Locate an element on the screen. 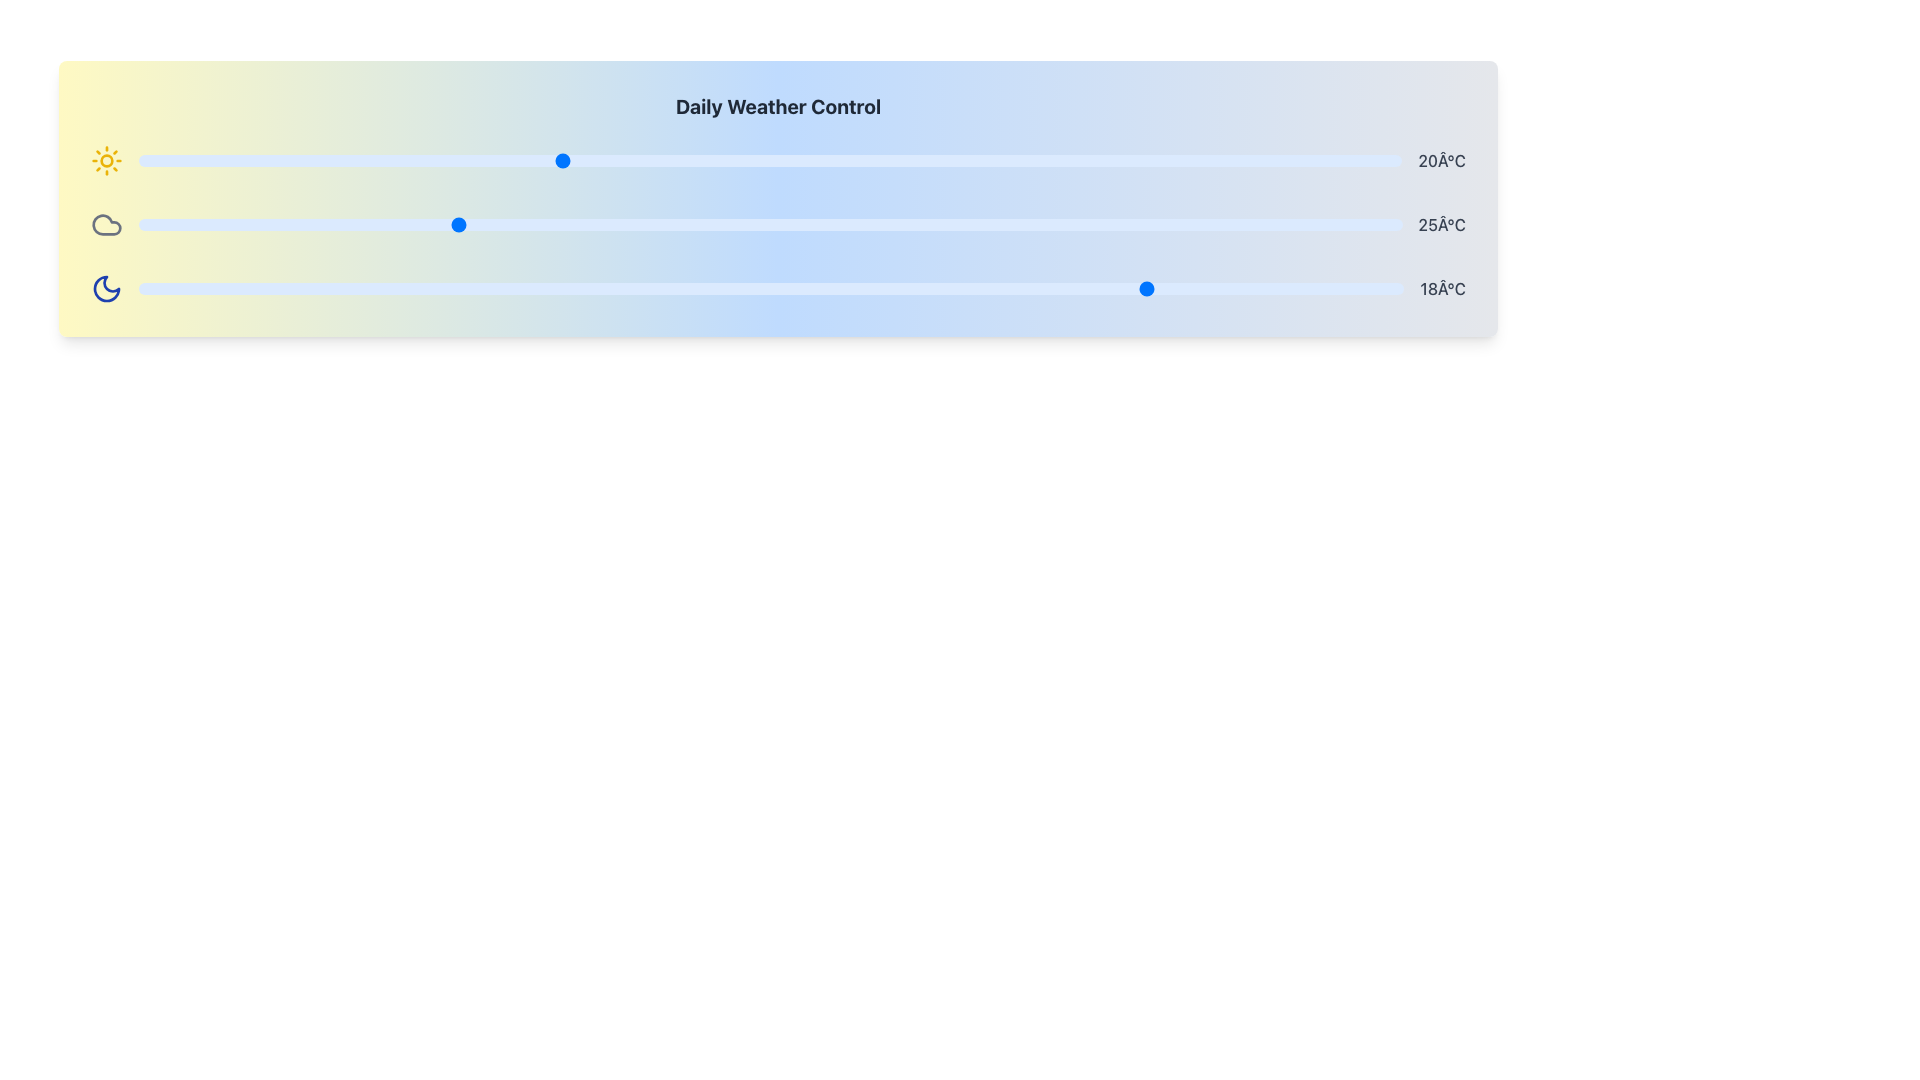  the evening temperature is located at coordinates (138, 289).